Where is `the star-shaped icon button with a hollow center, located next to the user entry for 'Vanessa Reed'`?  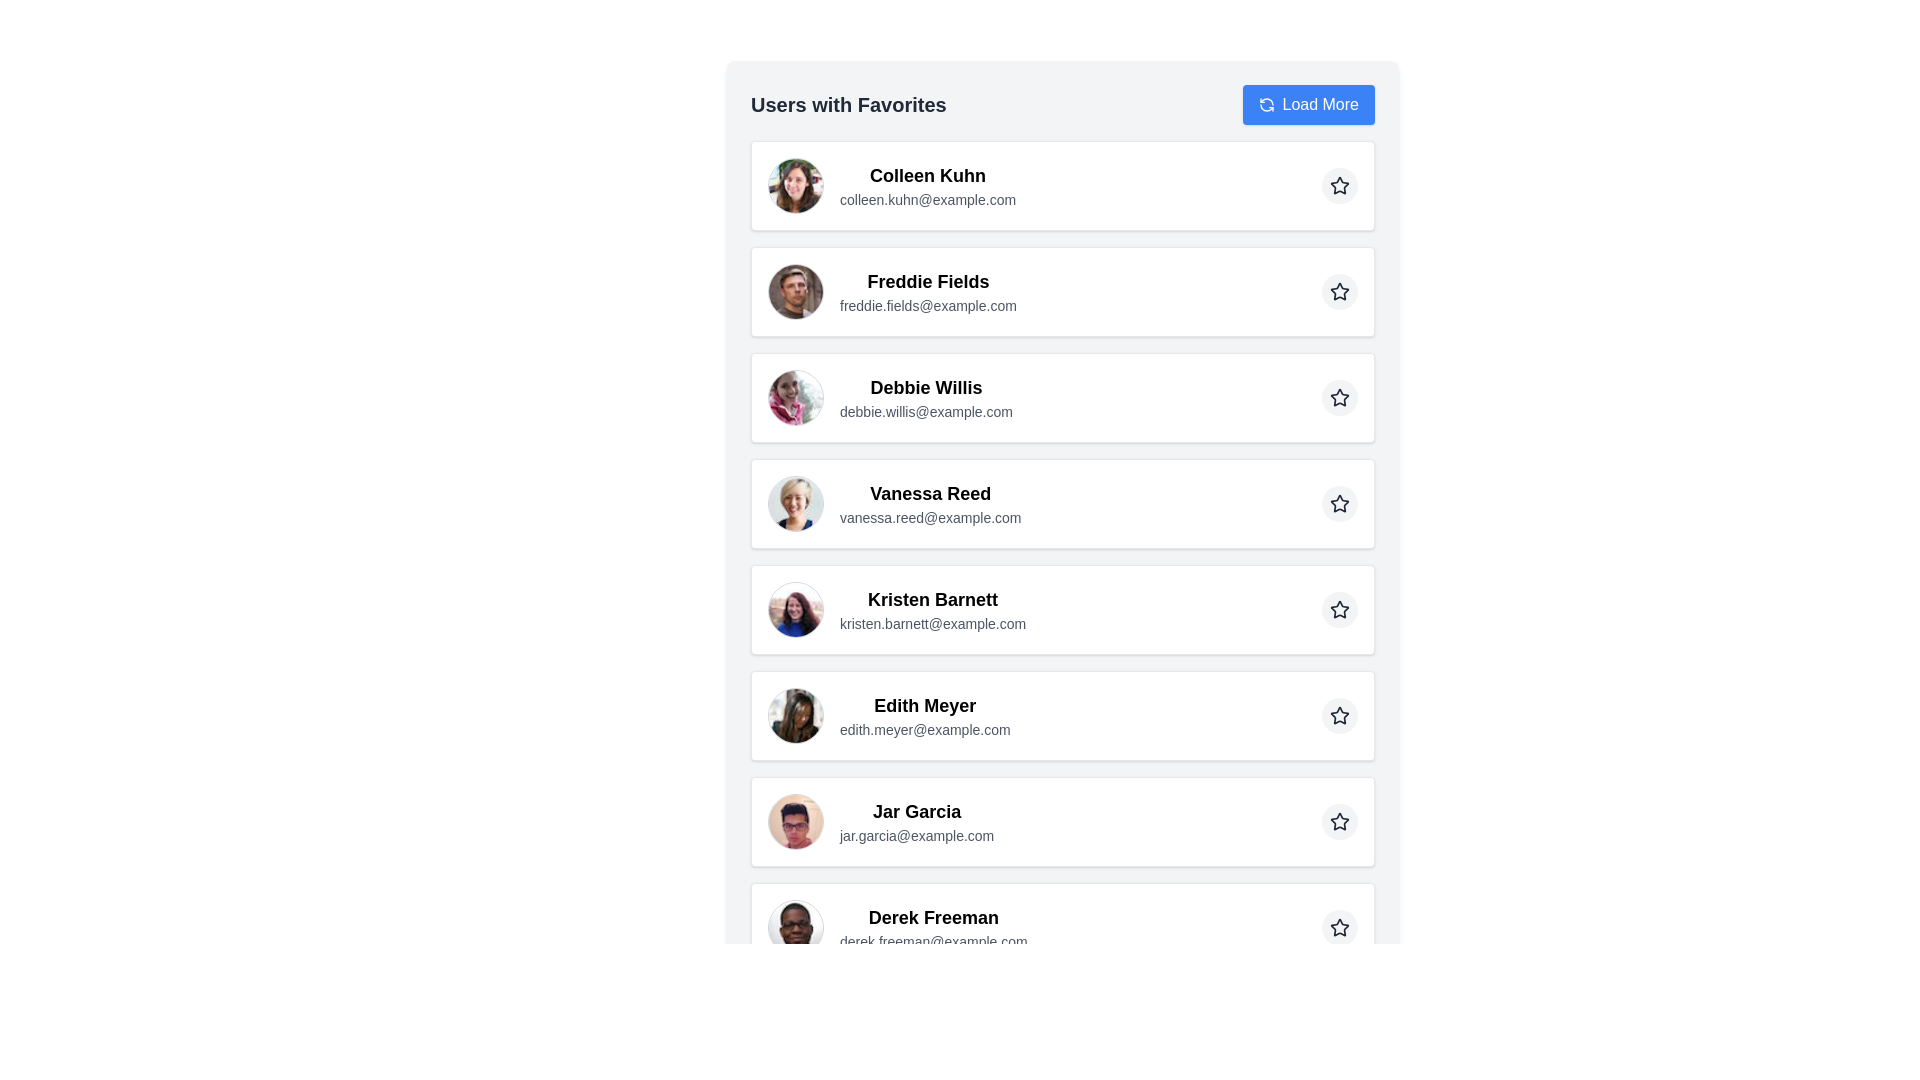
the star-shaped icon button with a hollow center, located next to the user entry for 'Vanessa Reed' is located at coordinates (1339, 501).